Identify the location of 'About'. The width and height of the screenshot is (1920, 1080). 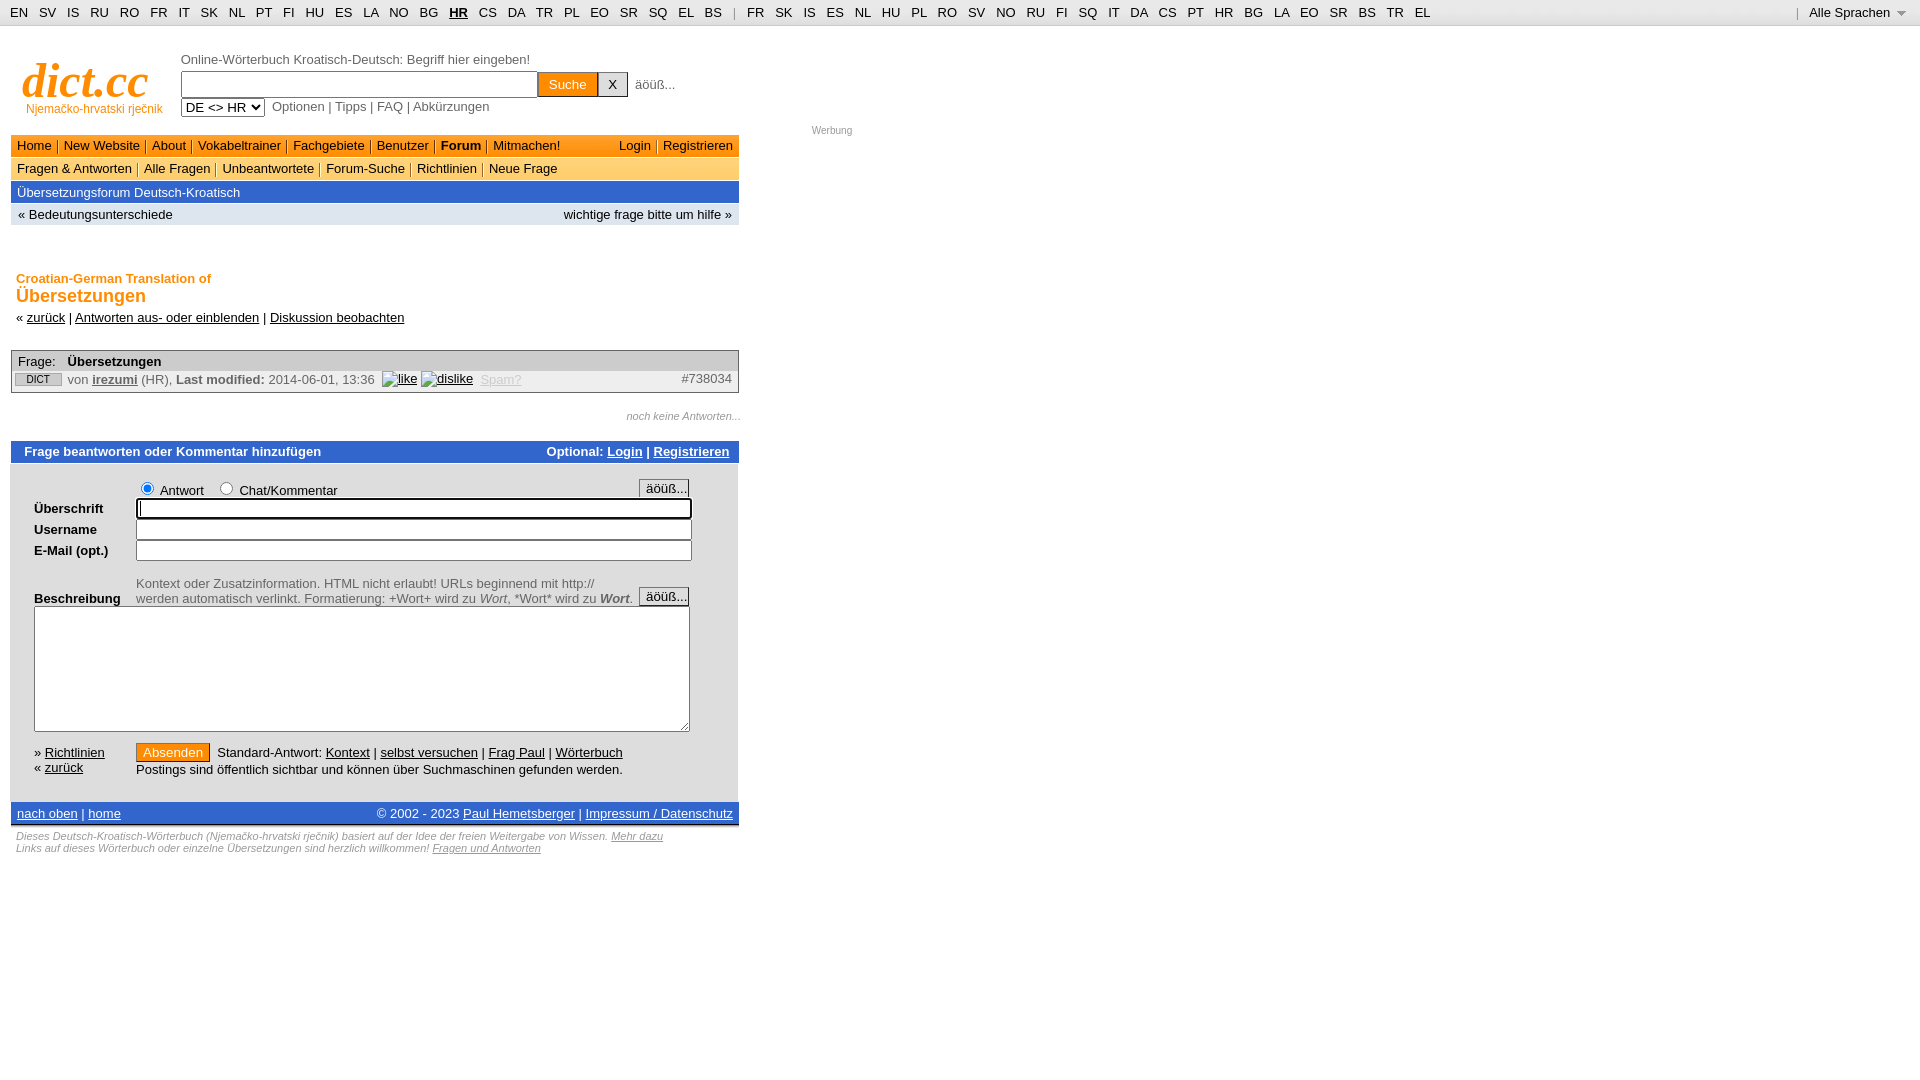
(168, 144).